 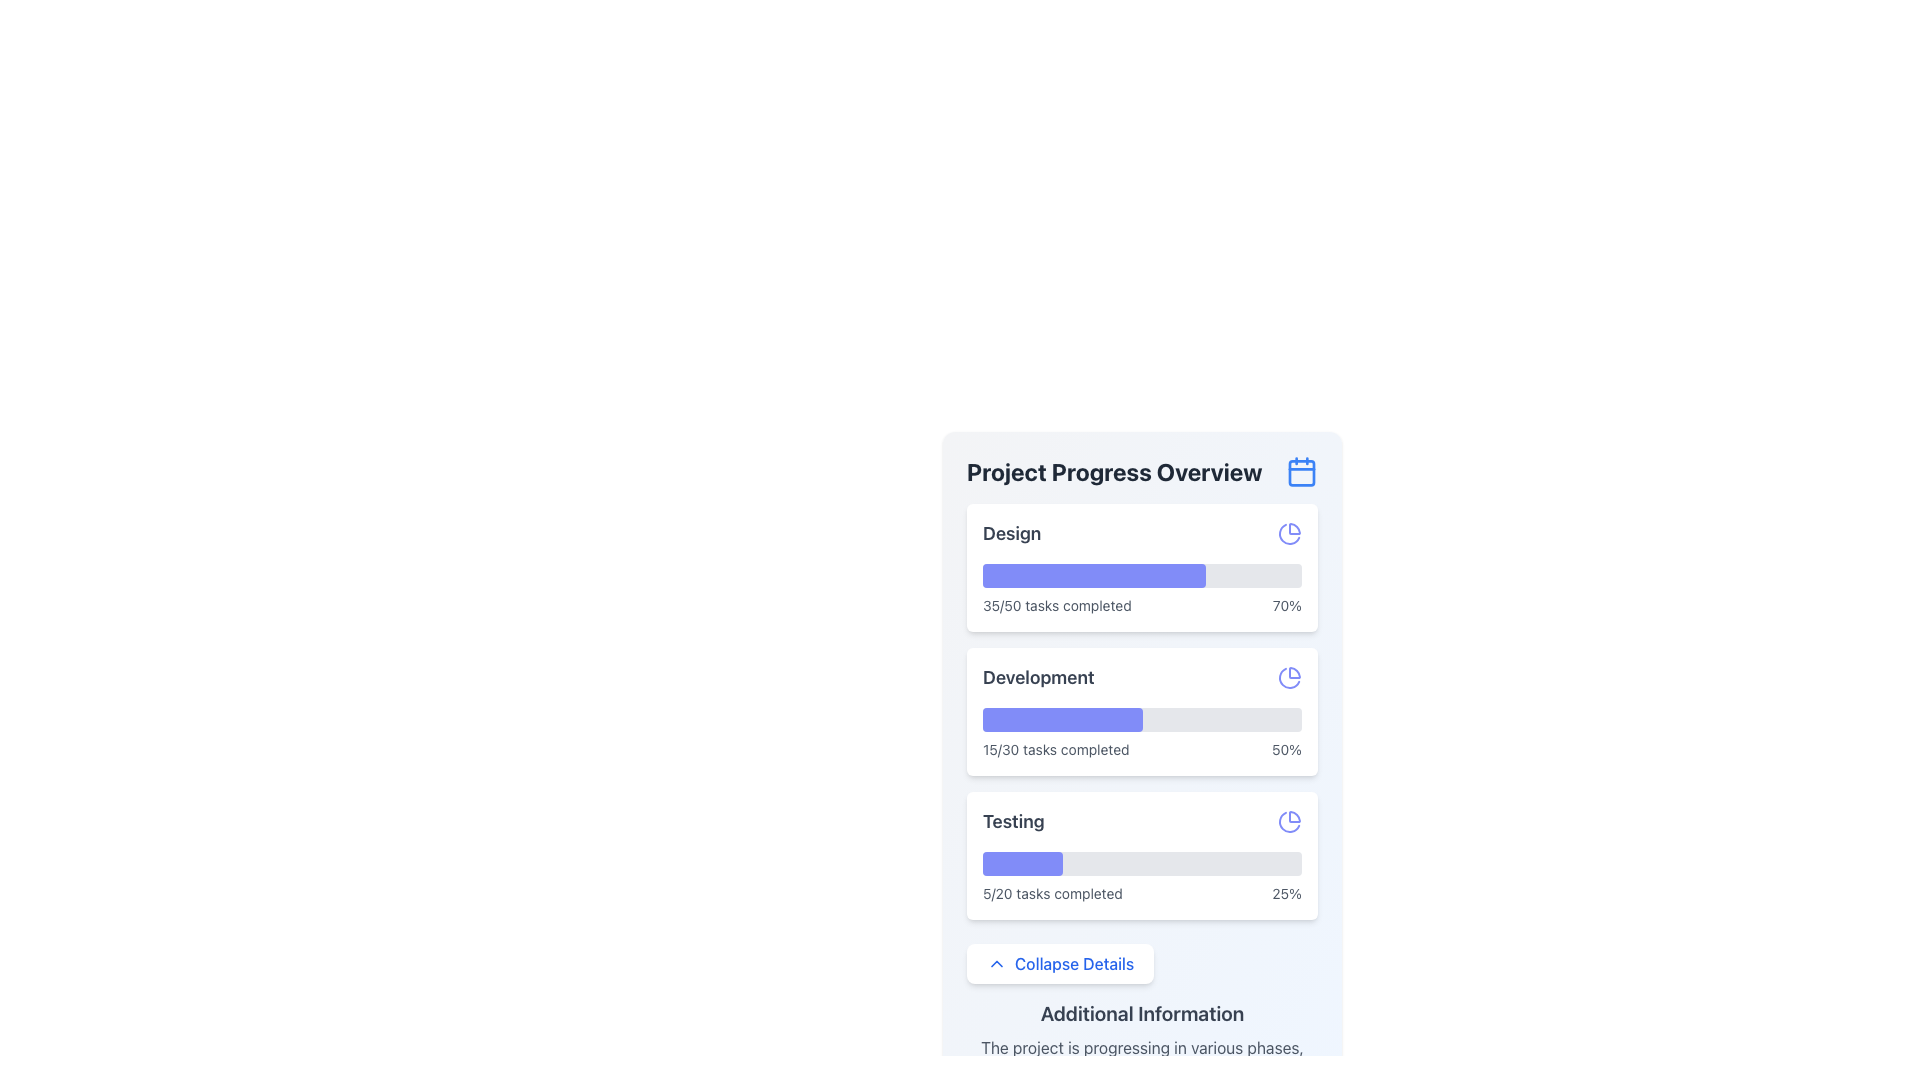 What do you see at coordinates (1286, 749) in the screenshot?
I see `the Static Text displaying the percentage of tasks completed for the 'Development' section in the 'Project Progress Overview' card` at bounding box center [1286, 749].